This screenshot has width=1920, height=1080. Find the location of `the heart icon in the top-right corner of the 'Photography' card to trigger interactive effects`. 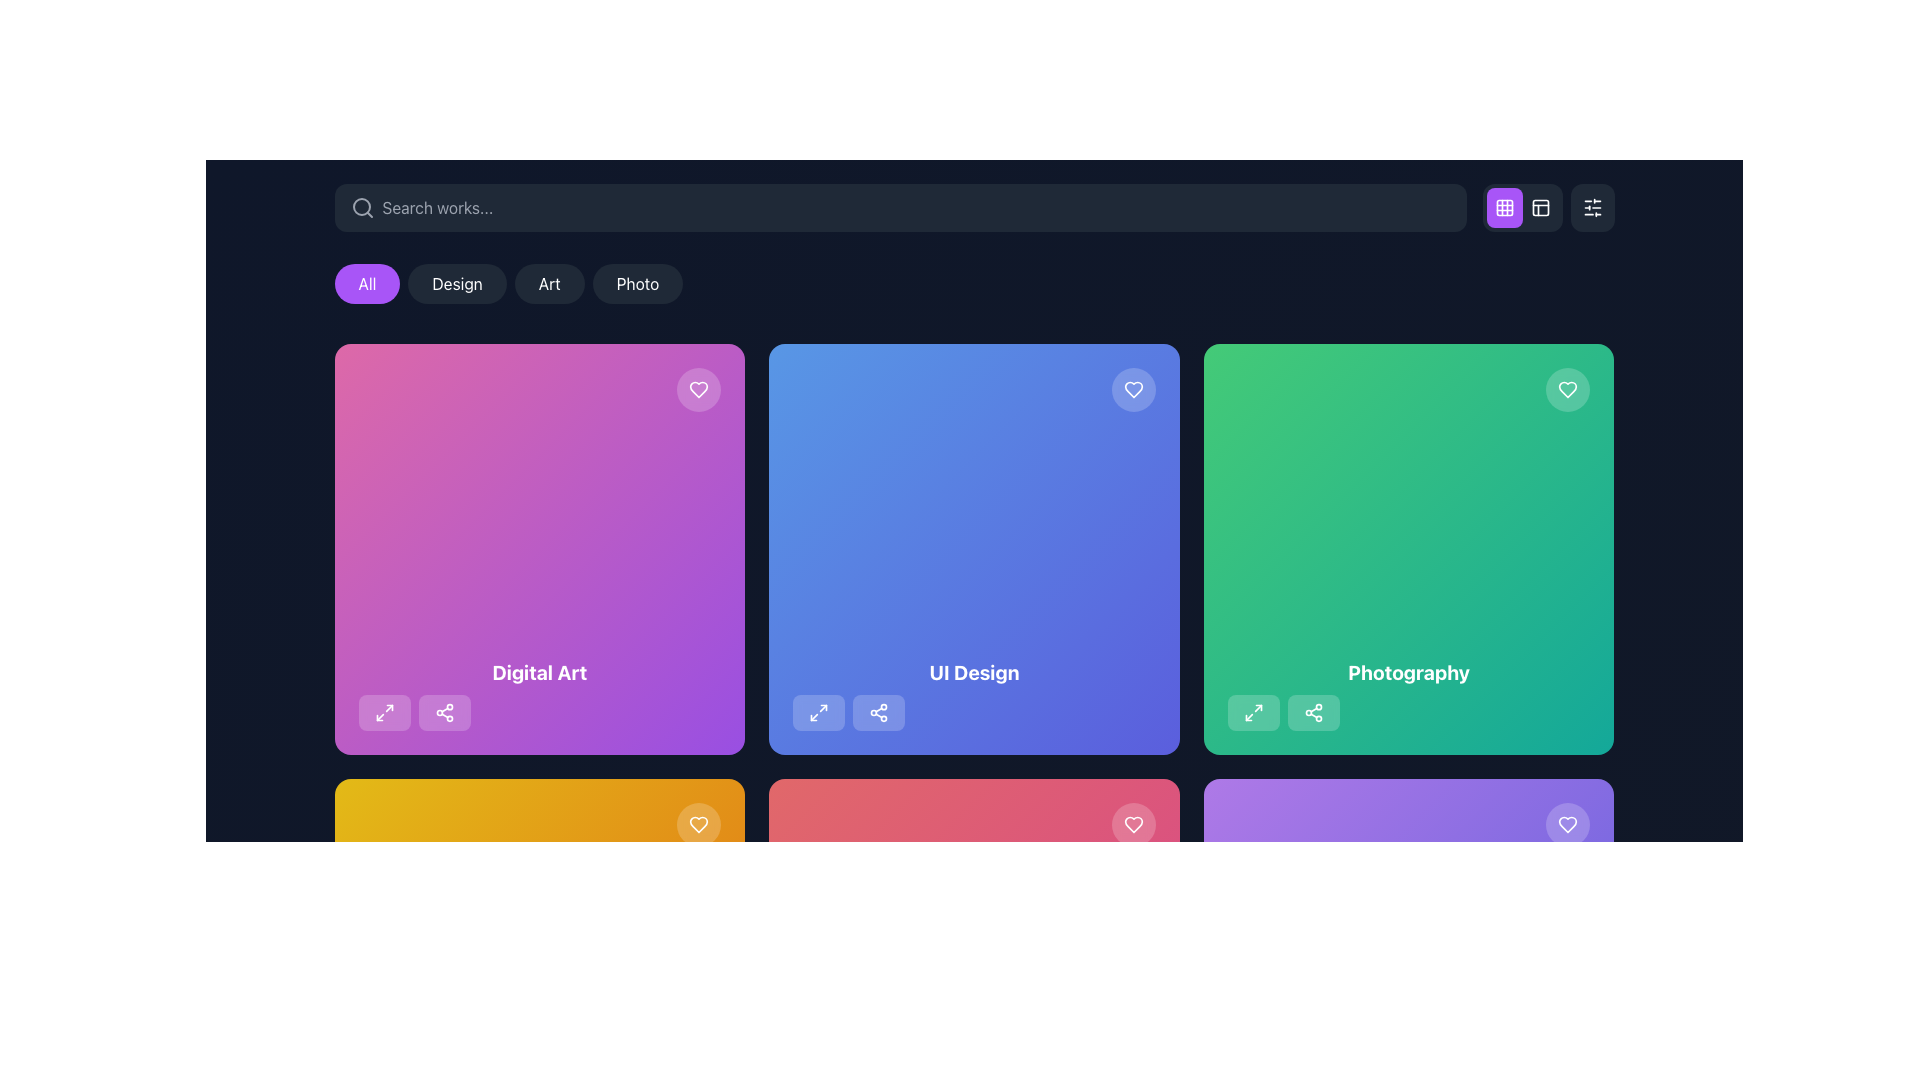

the heart icon in the top-right corner of the 'Photography' card to trigger interactive effects is located at coordinates (1567, 389).